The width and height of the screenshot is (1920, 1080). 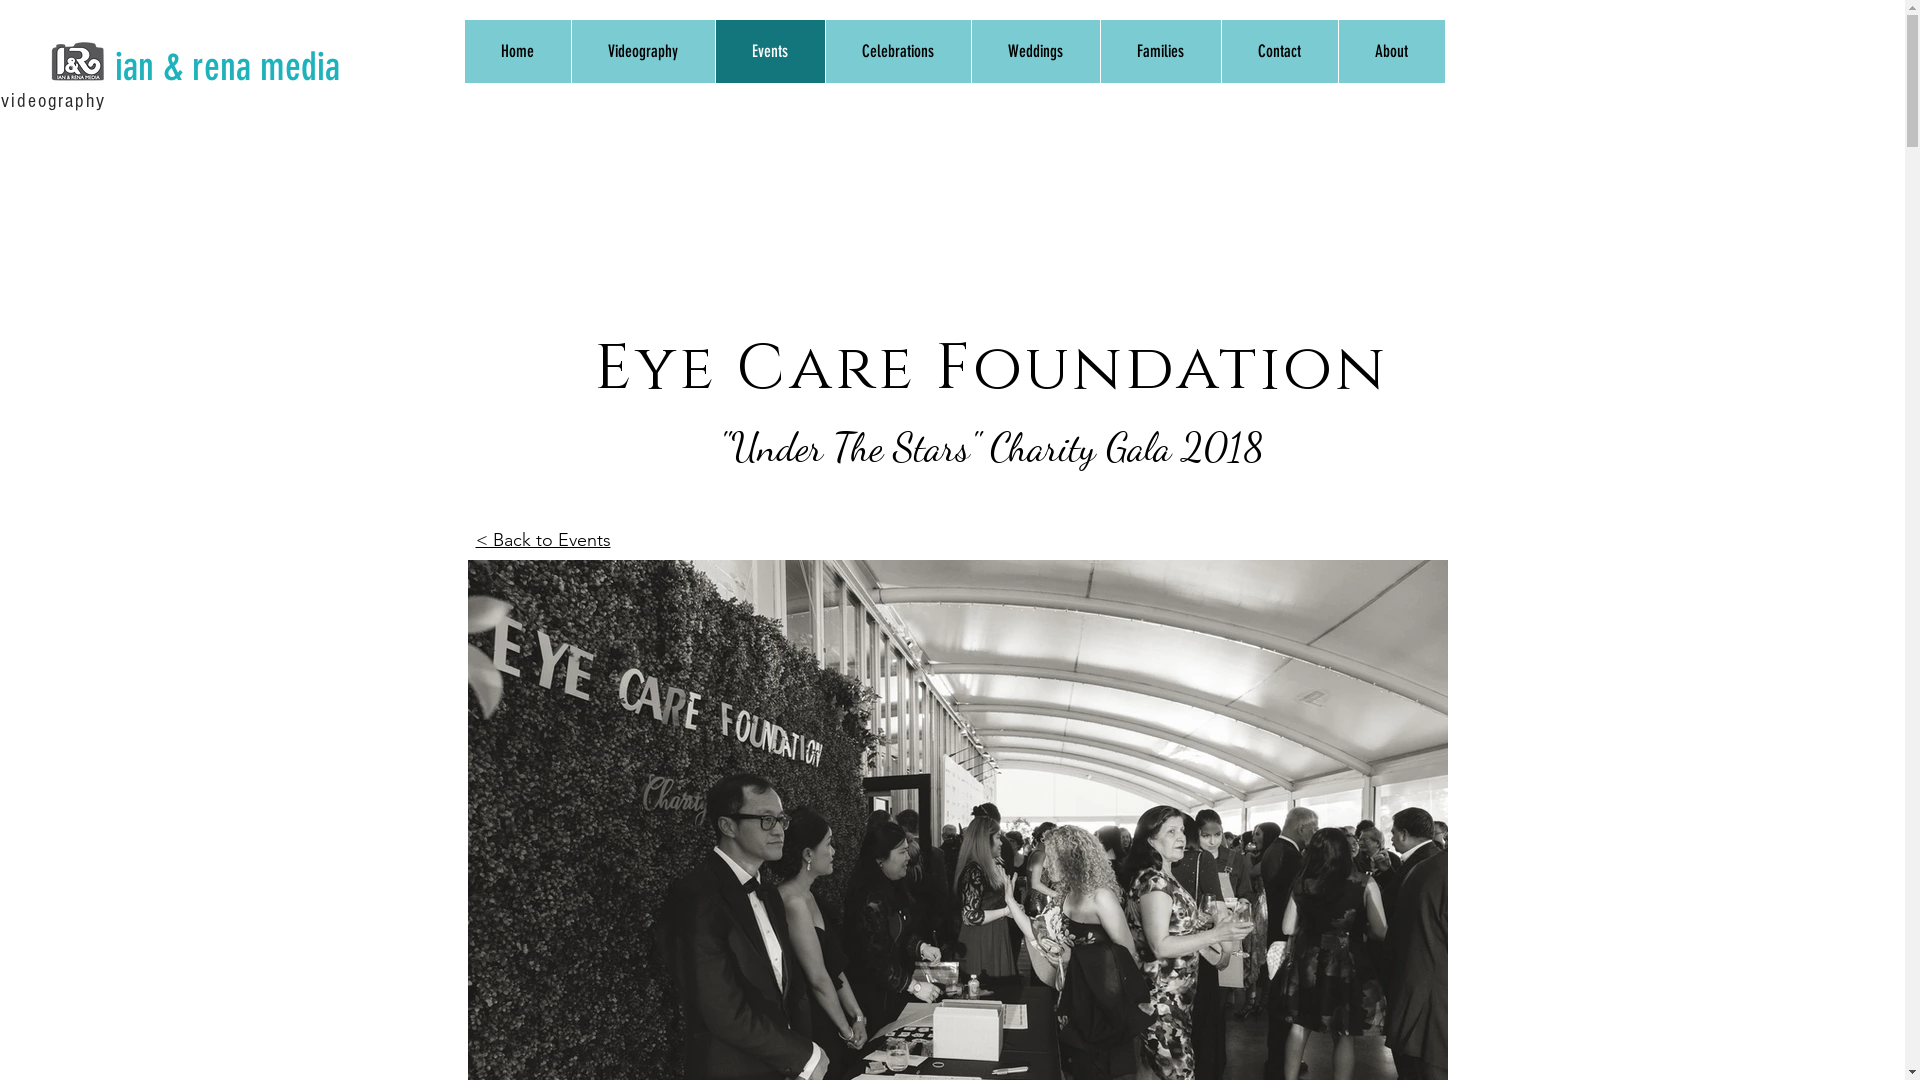 What do you see at coordinates (824, 50) in the screenshot?
I see `'Celebrations'` at bounding box center [824, 50].